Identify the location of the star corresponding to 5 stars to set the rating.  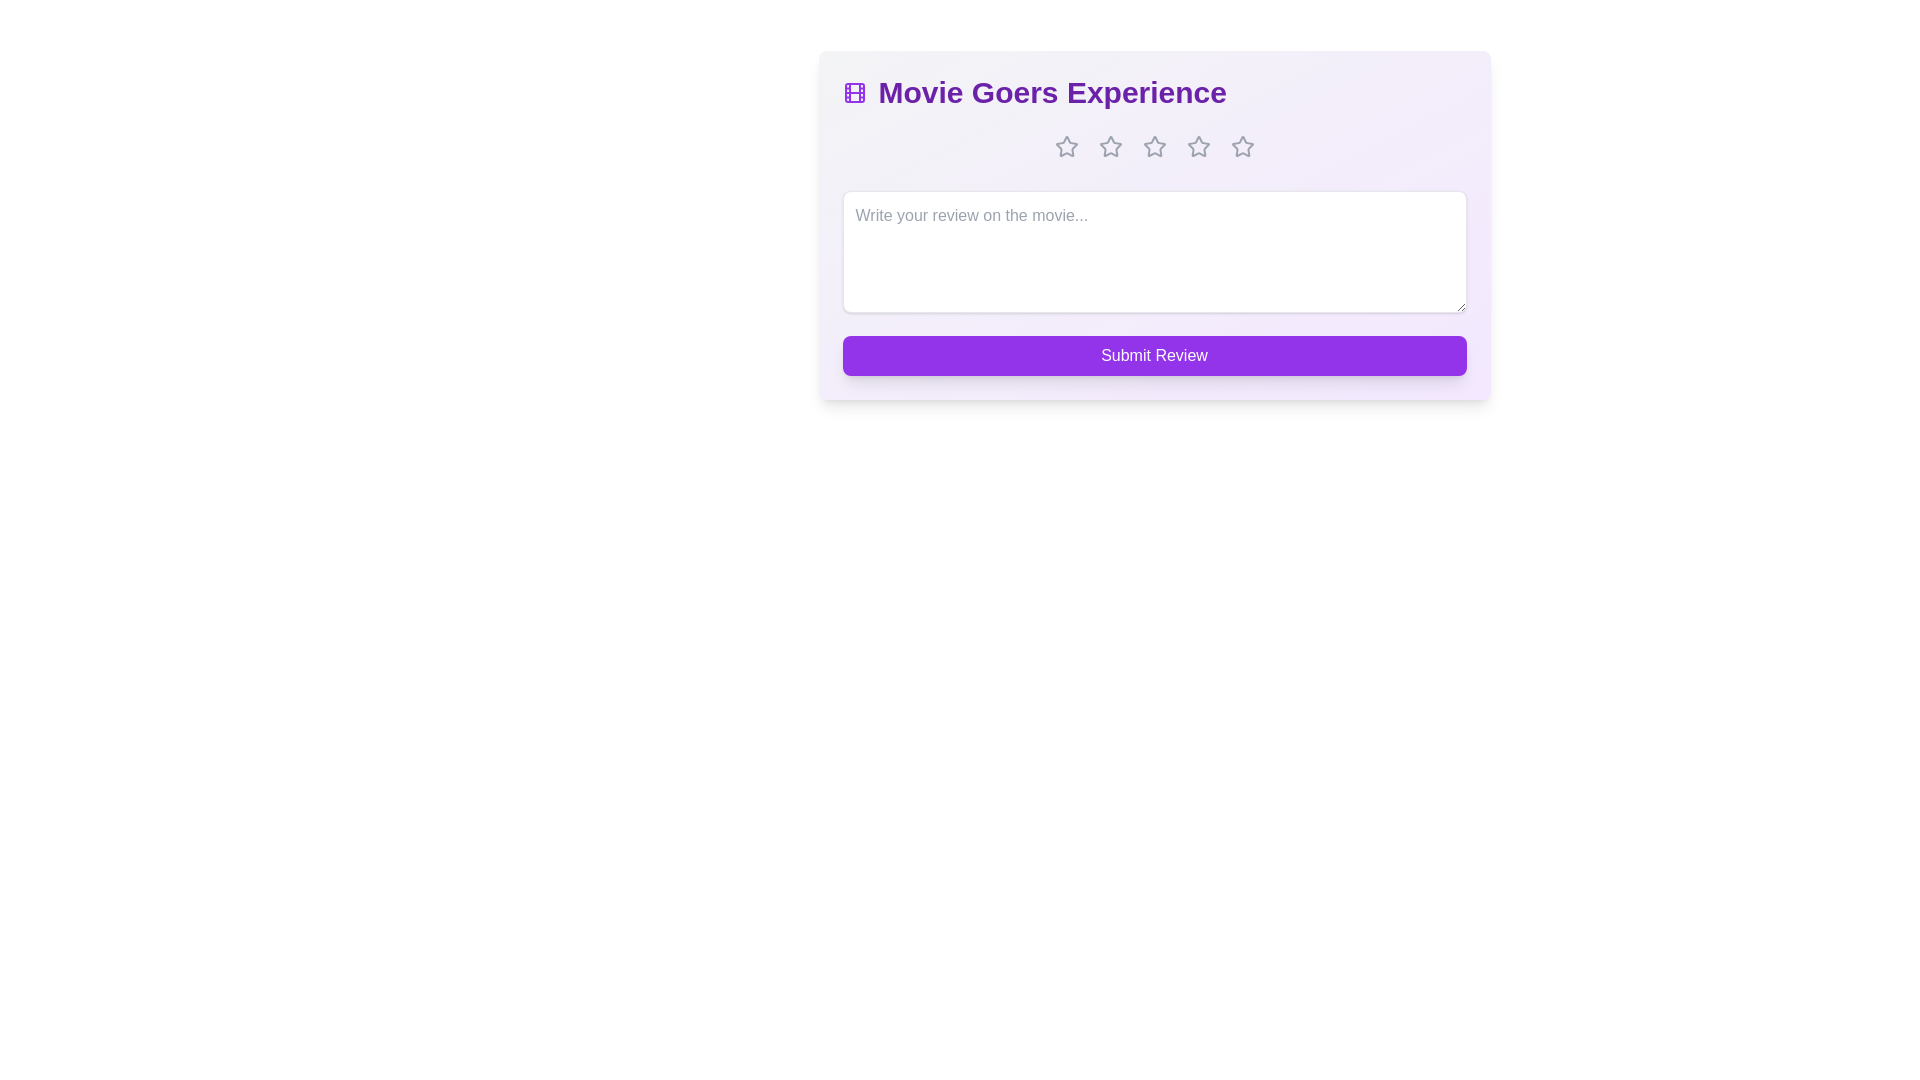
(1241, 145).